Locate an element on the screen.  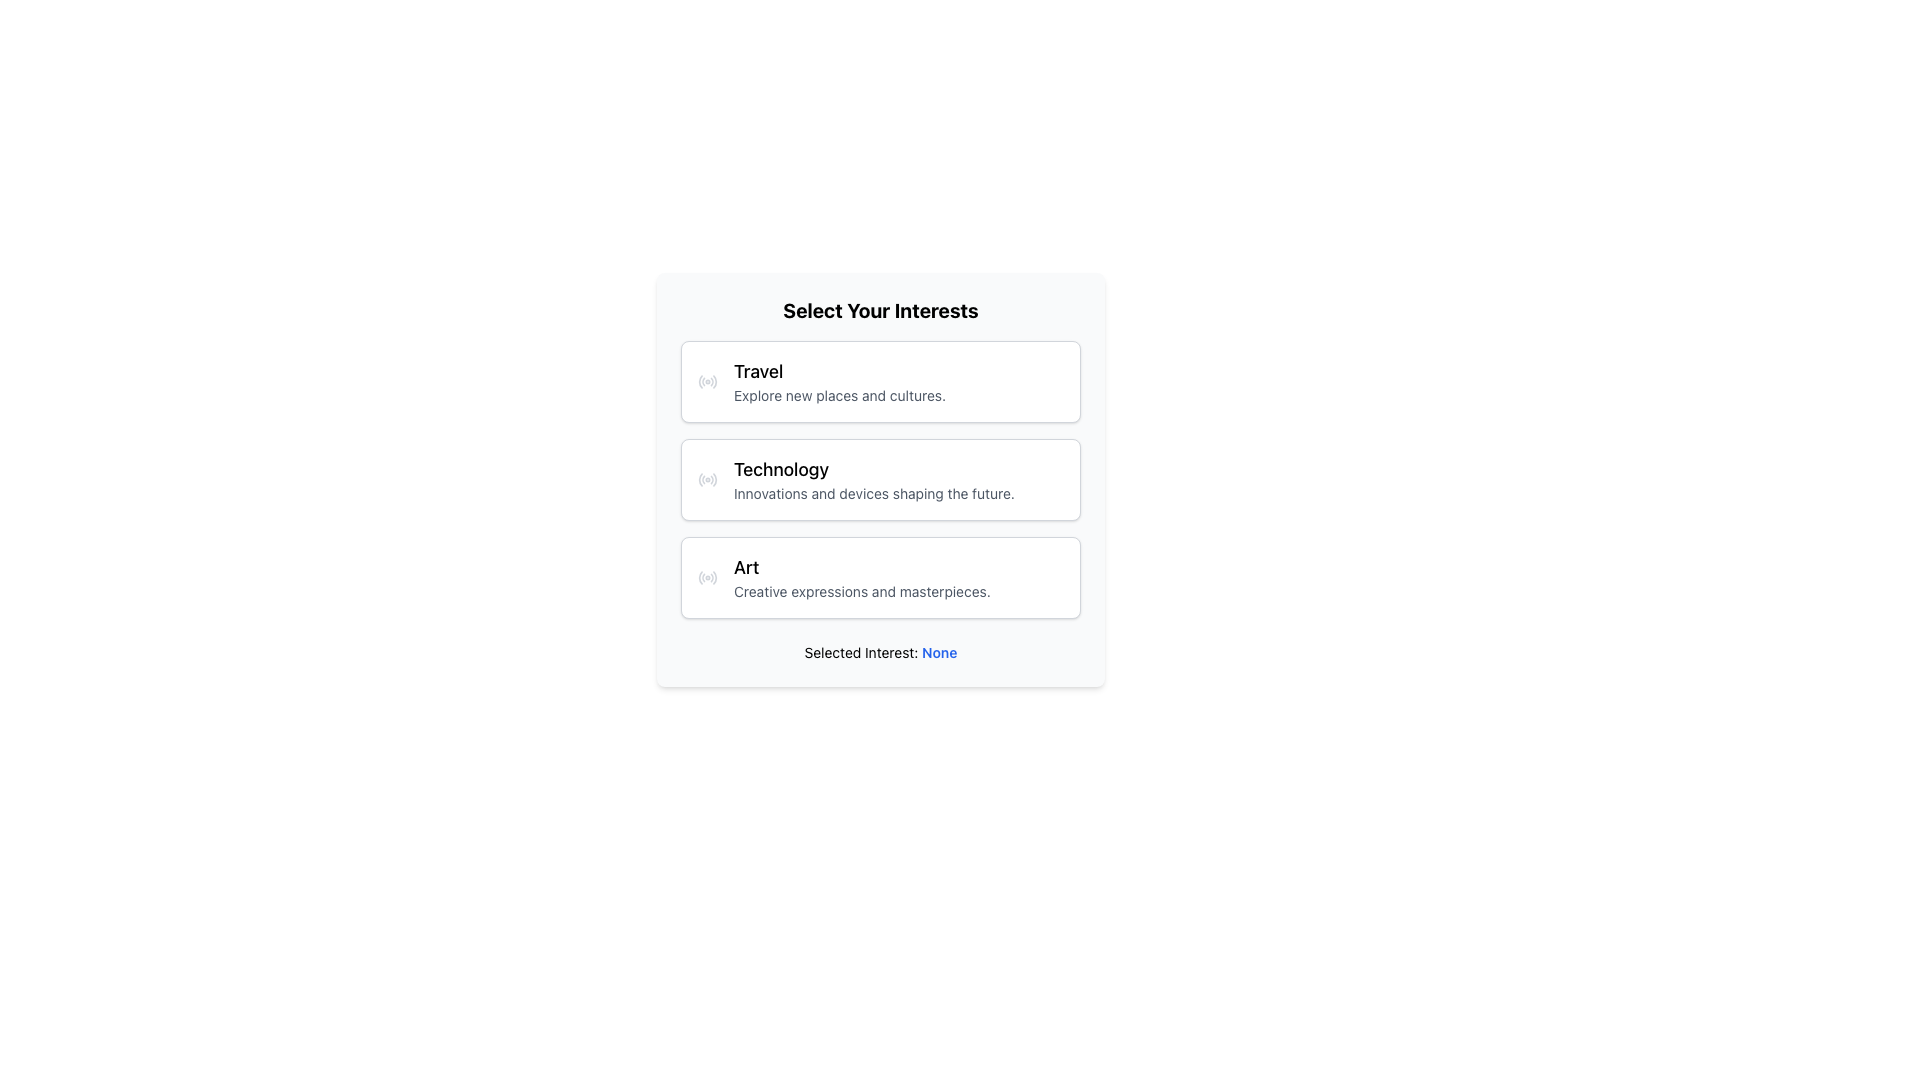
text of the label for the 'Art' interest option located in the center of the third selectable card in the list labeled 'Select Your Interests' is located at coordinates (862, 578).